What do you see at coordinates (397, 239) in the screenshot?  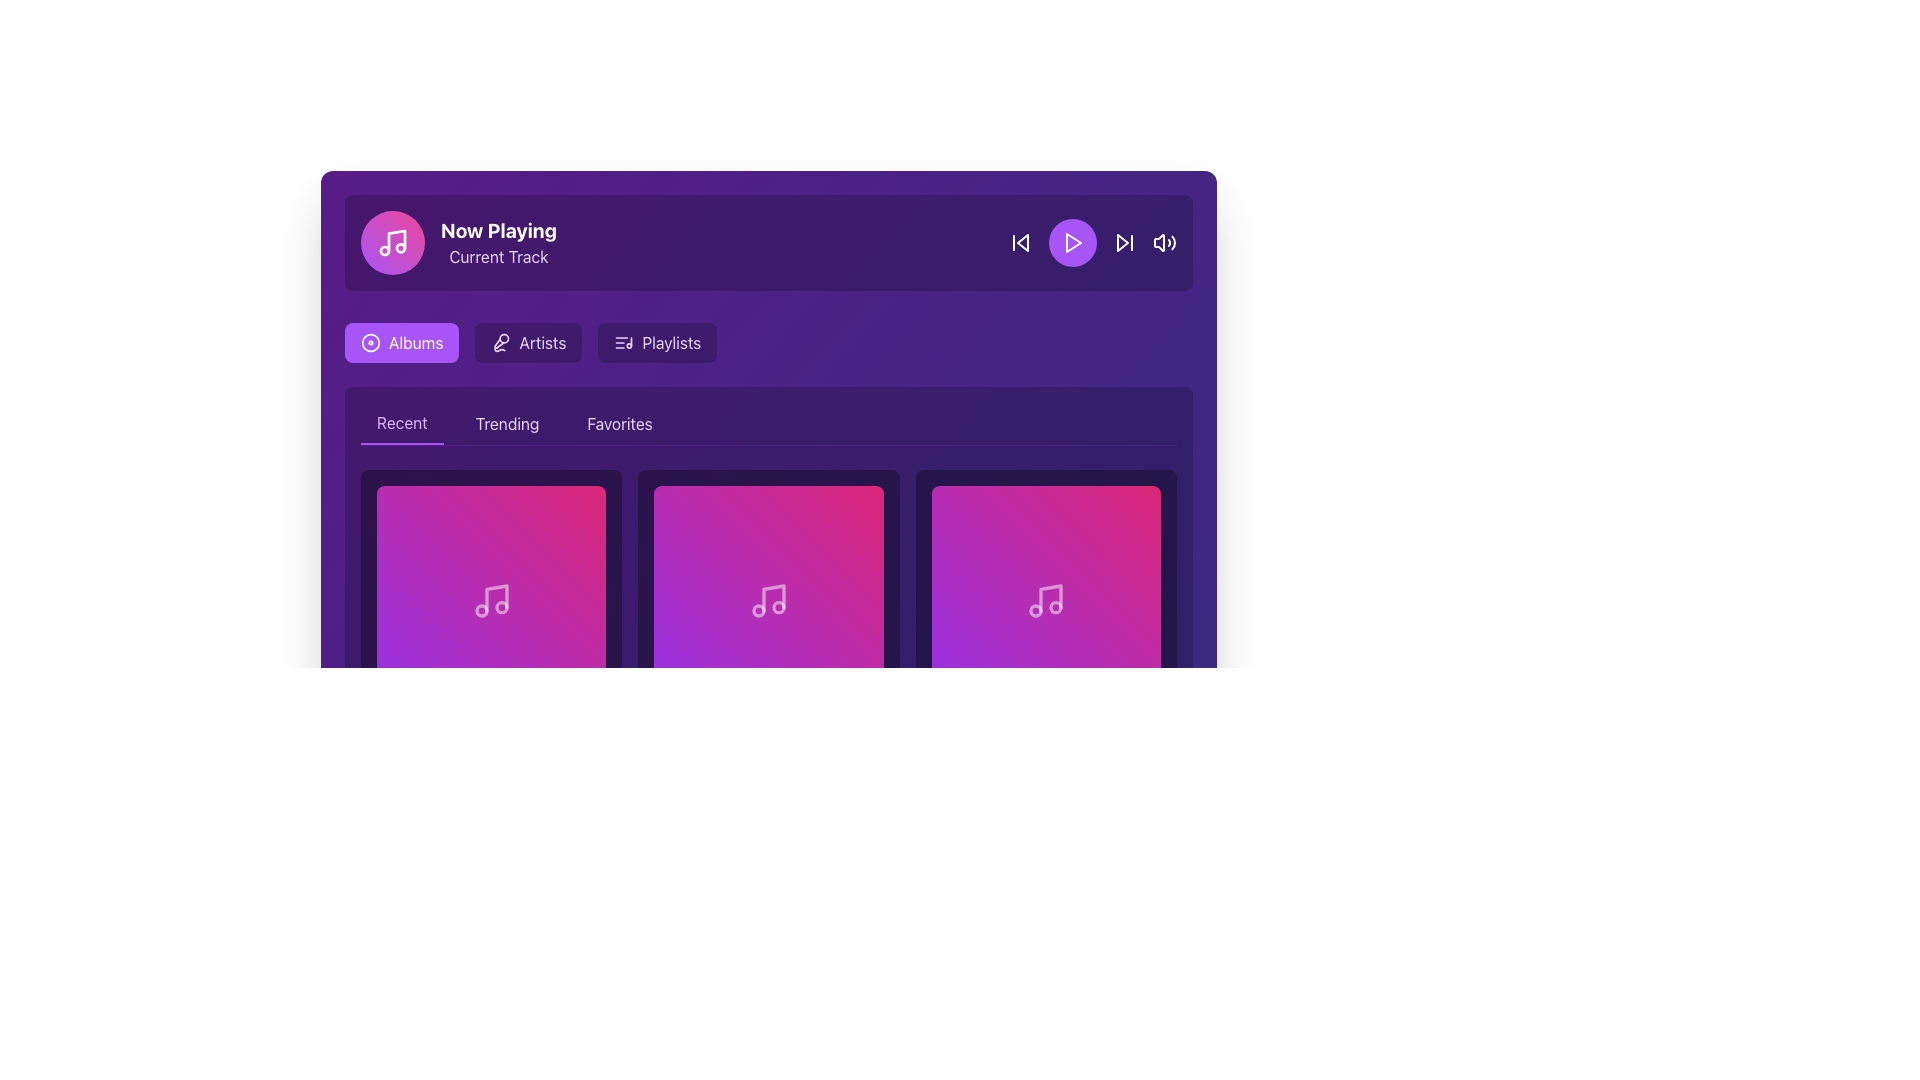 I see `the Decorative Icon Component located in the 'Now Playing' header section, adjacent to the text label 'Now Playing' and 'Current Track', which is embedded in the music note icon` at bounding box center [397, 239].